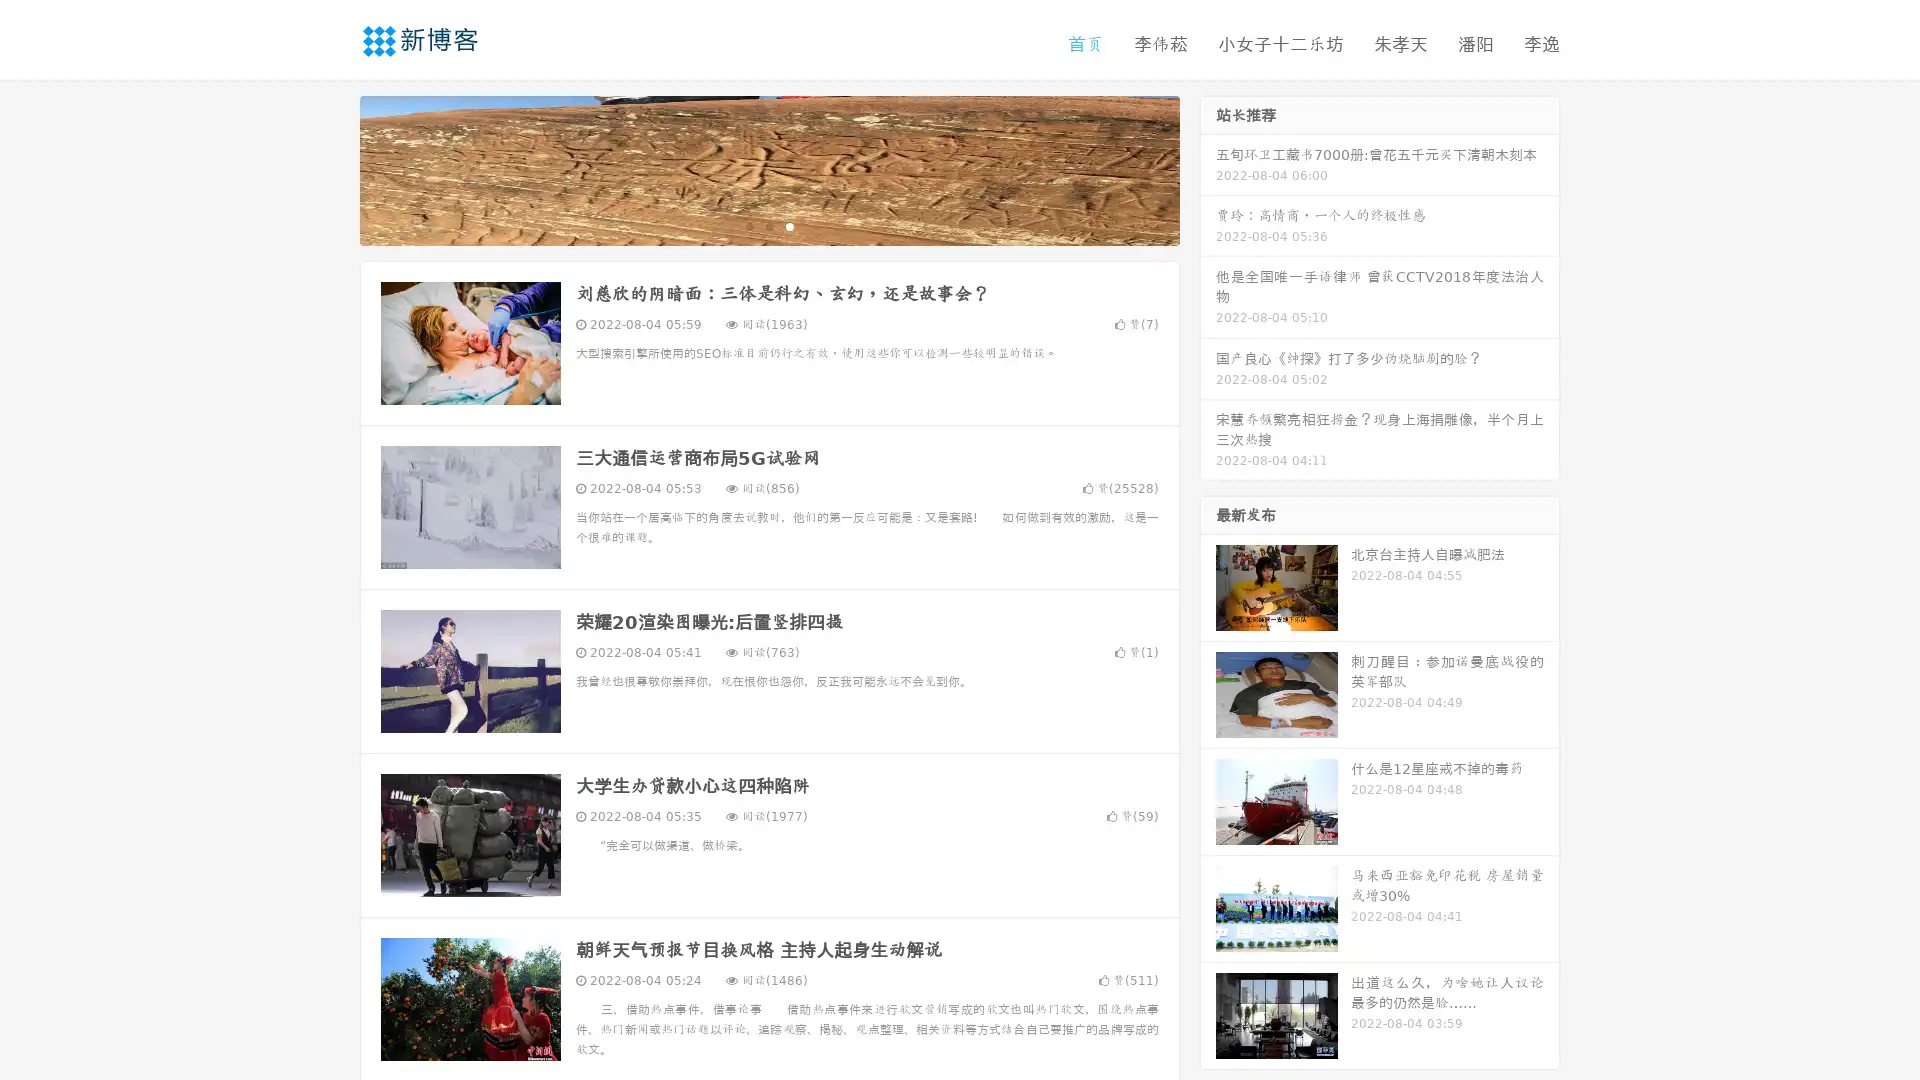 The image size is (1920, 1080). What do you see at coordinates (748, 225) in the screenshot?
I see `Go to slide 1` at bounding box center [748, 225].